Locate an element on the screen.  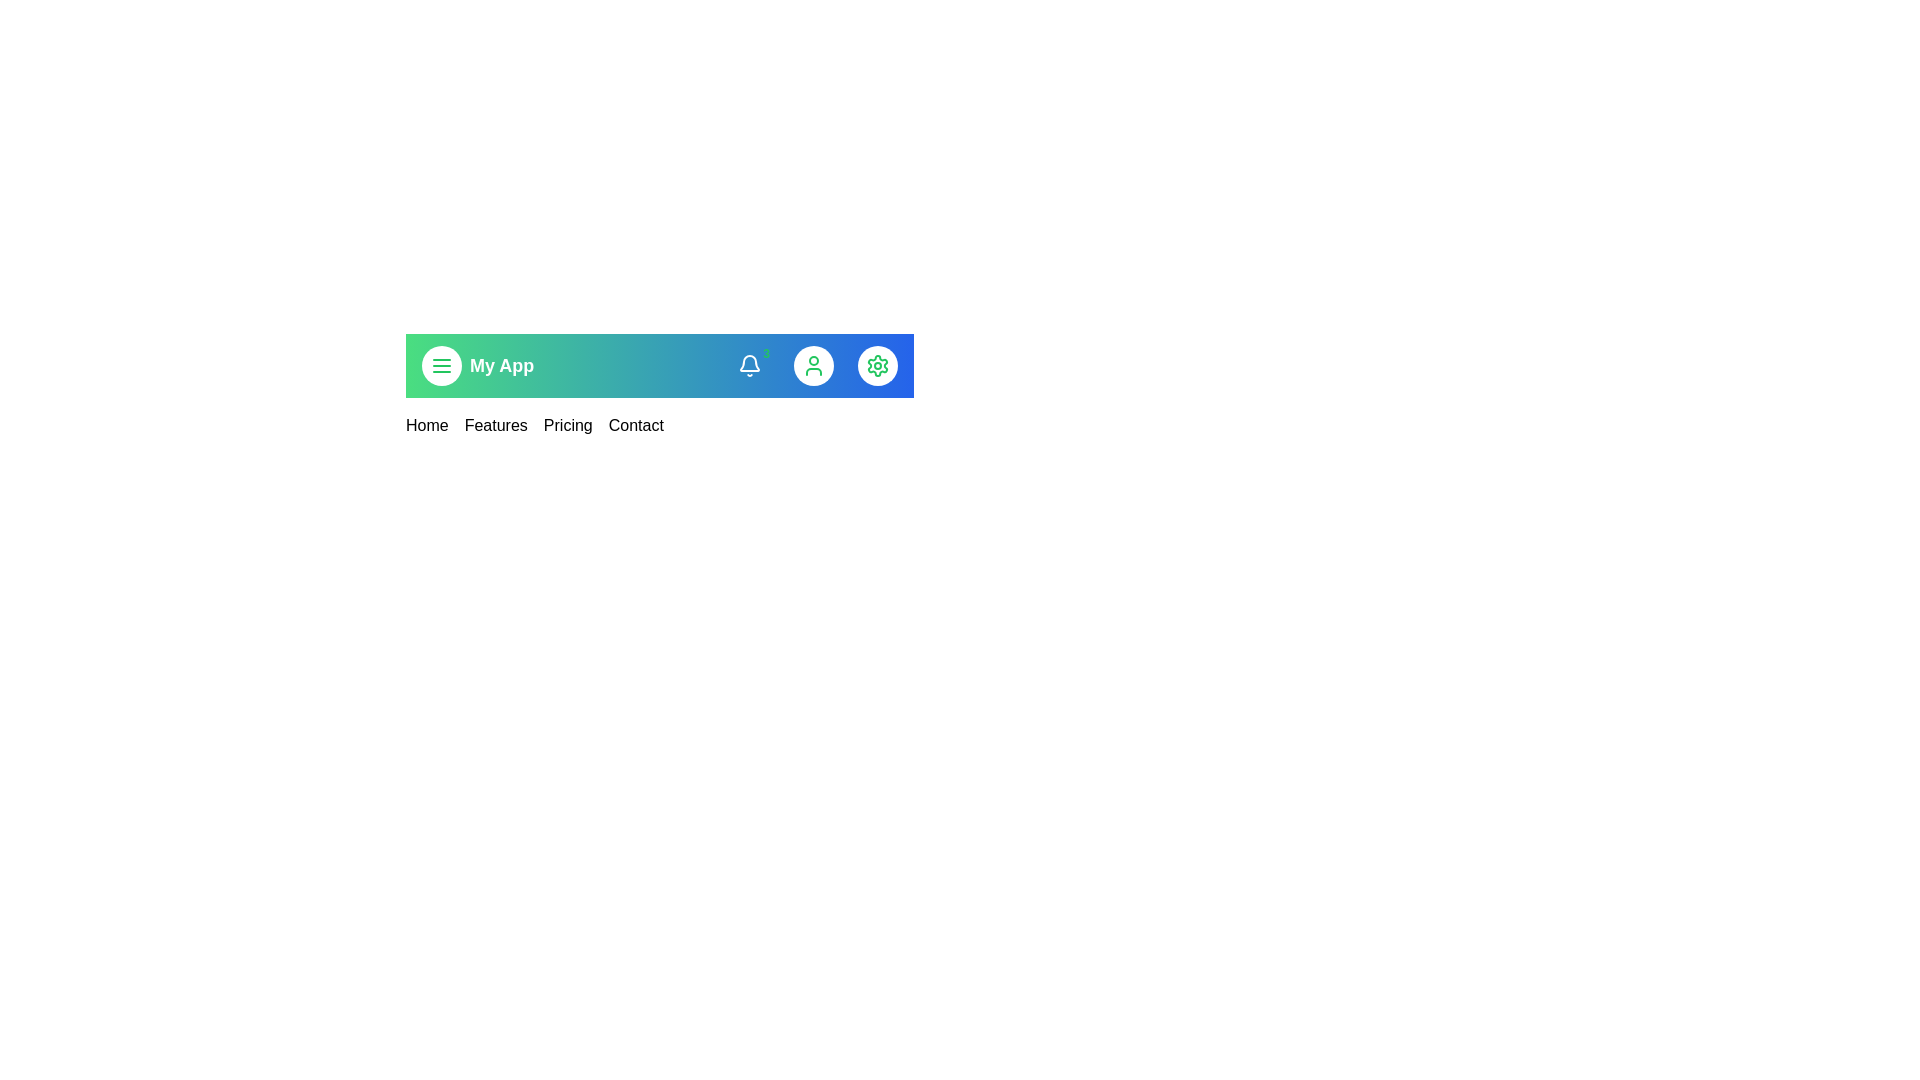
the menu link corresponding to Contact is located at coordinates (634, 424).